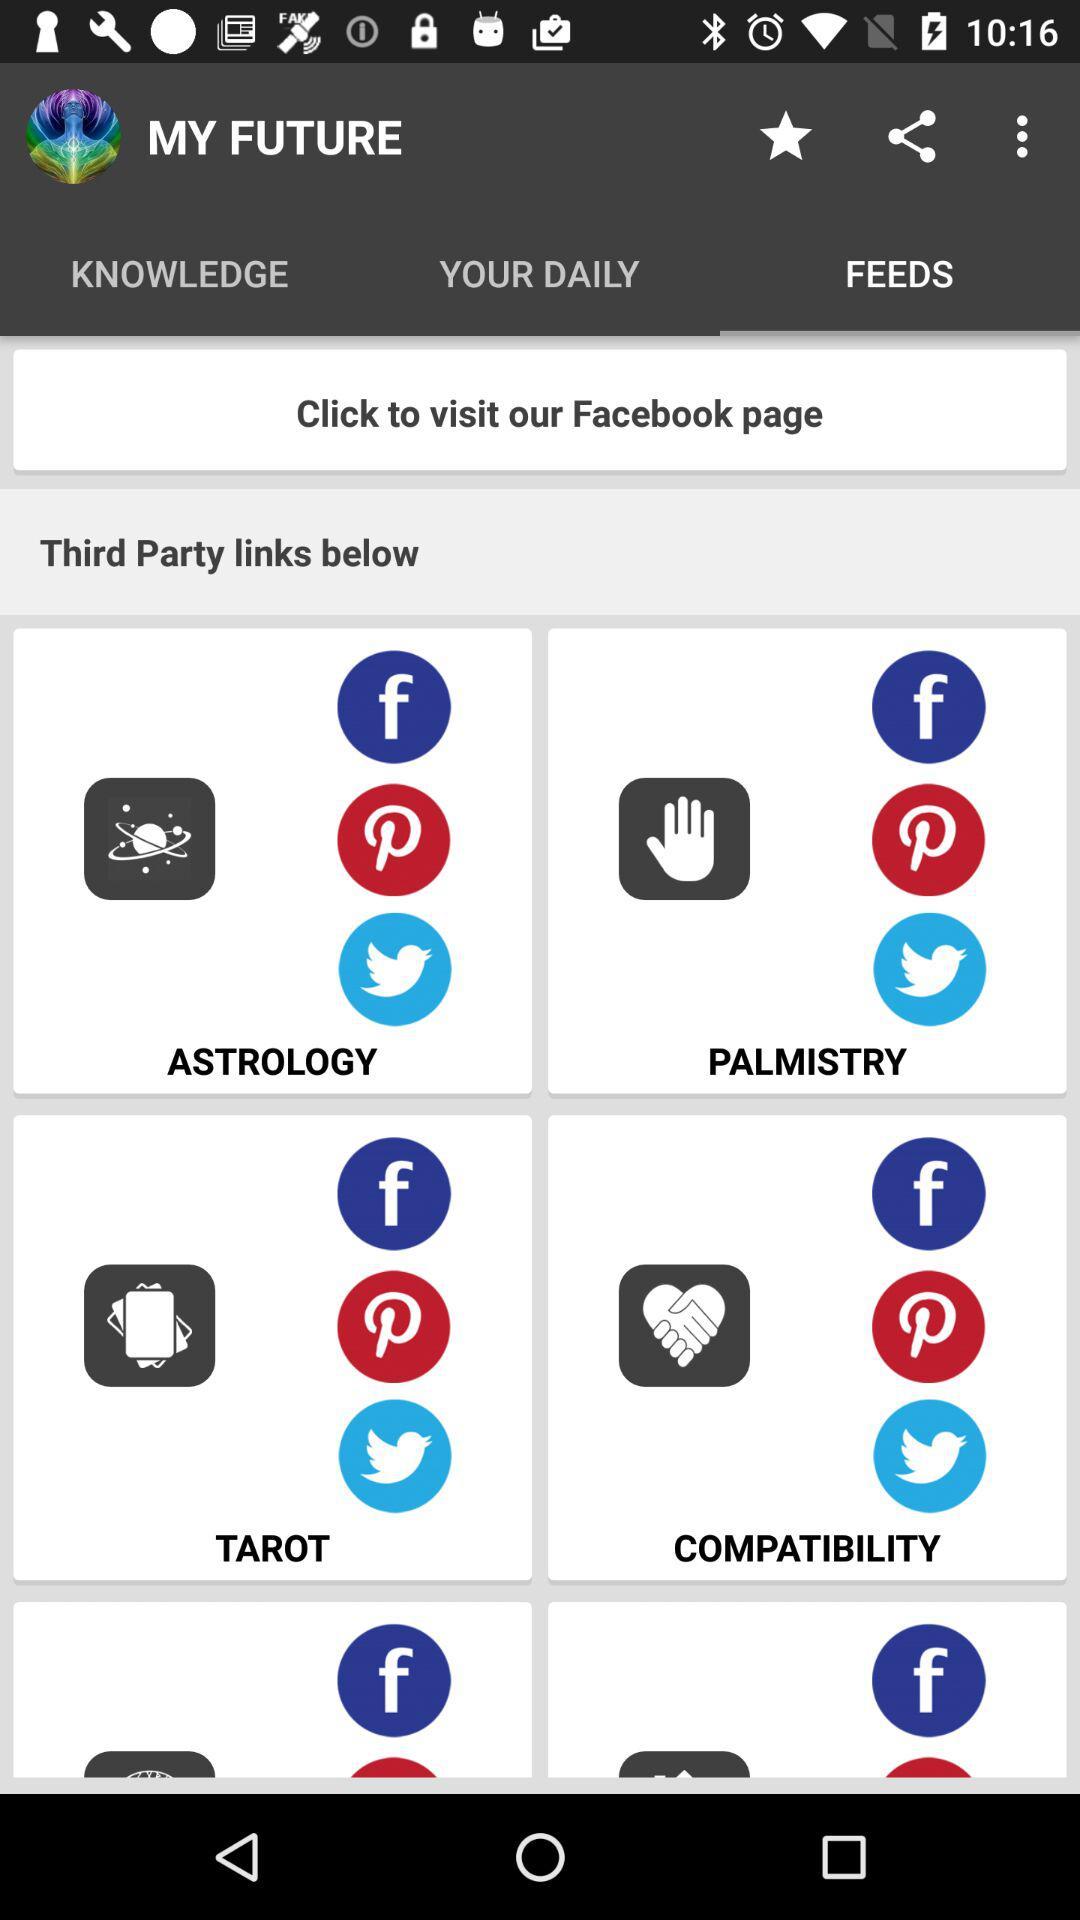 Image resolution: width=1080 pixels, height=1920 pixels. What do you see at coordinates (929, 1680) in the screenshot?
I see `fb logo` at bounding box center [929, 1680].